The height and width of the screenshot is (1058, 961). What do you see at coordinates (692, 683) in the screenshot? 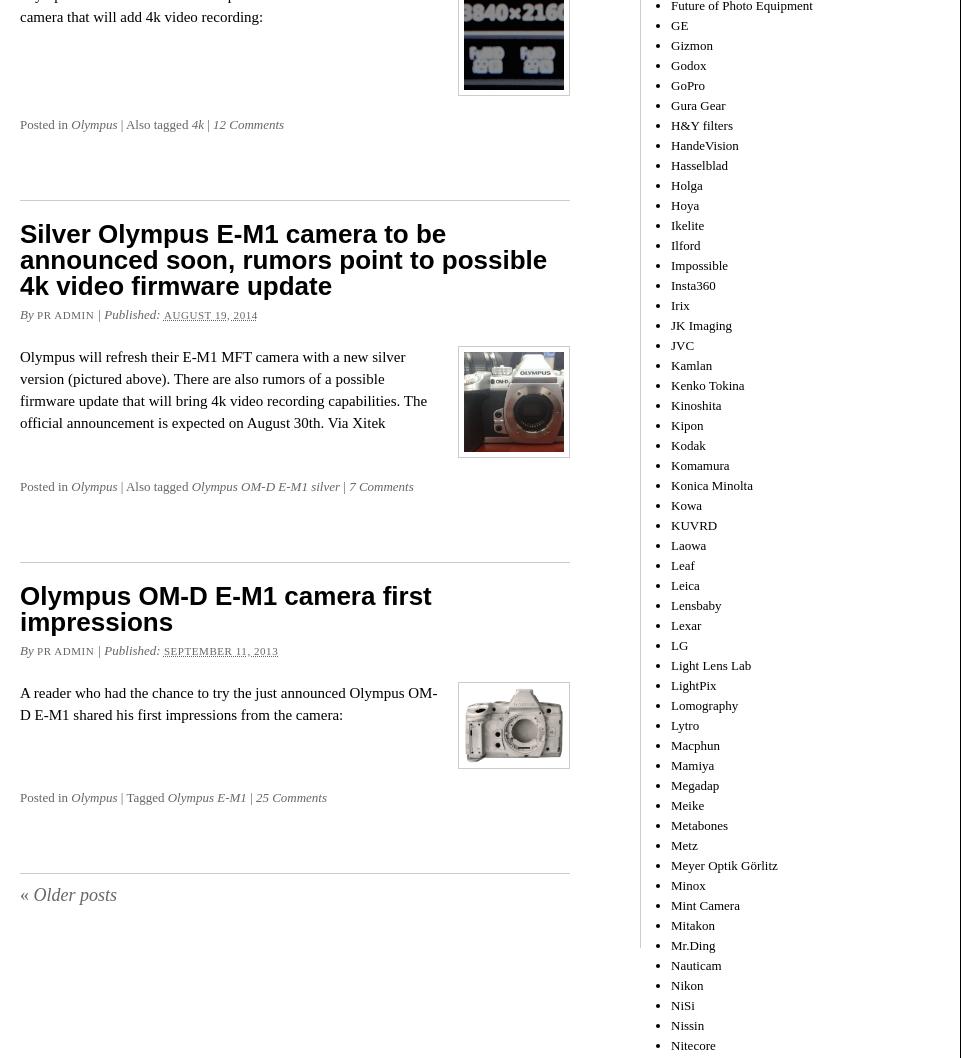
I see `'LightPix'` at bounding box center [692, 683].